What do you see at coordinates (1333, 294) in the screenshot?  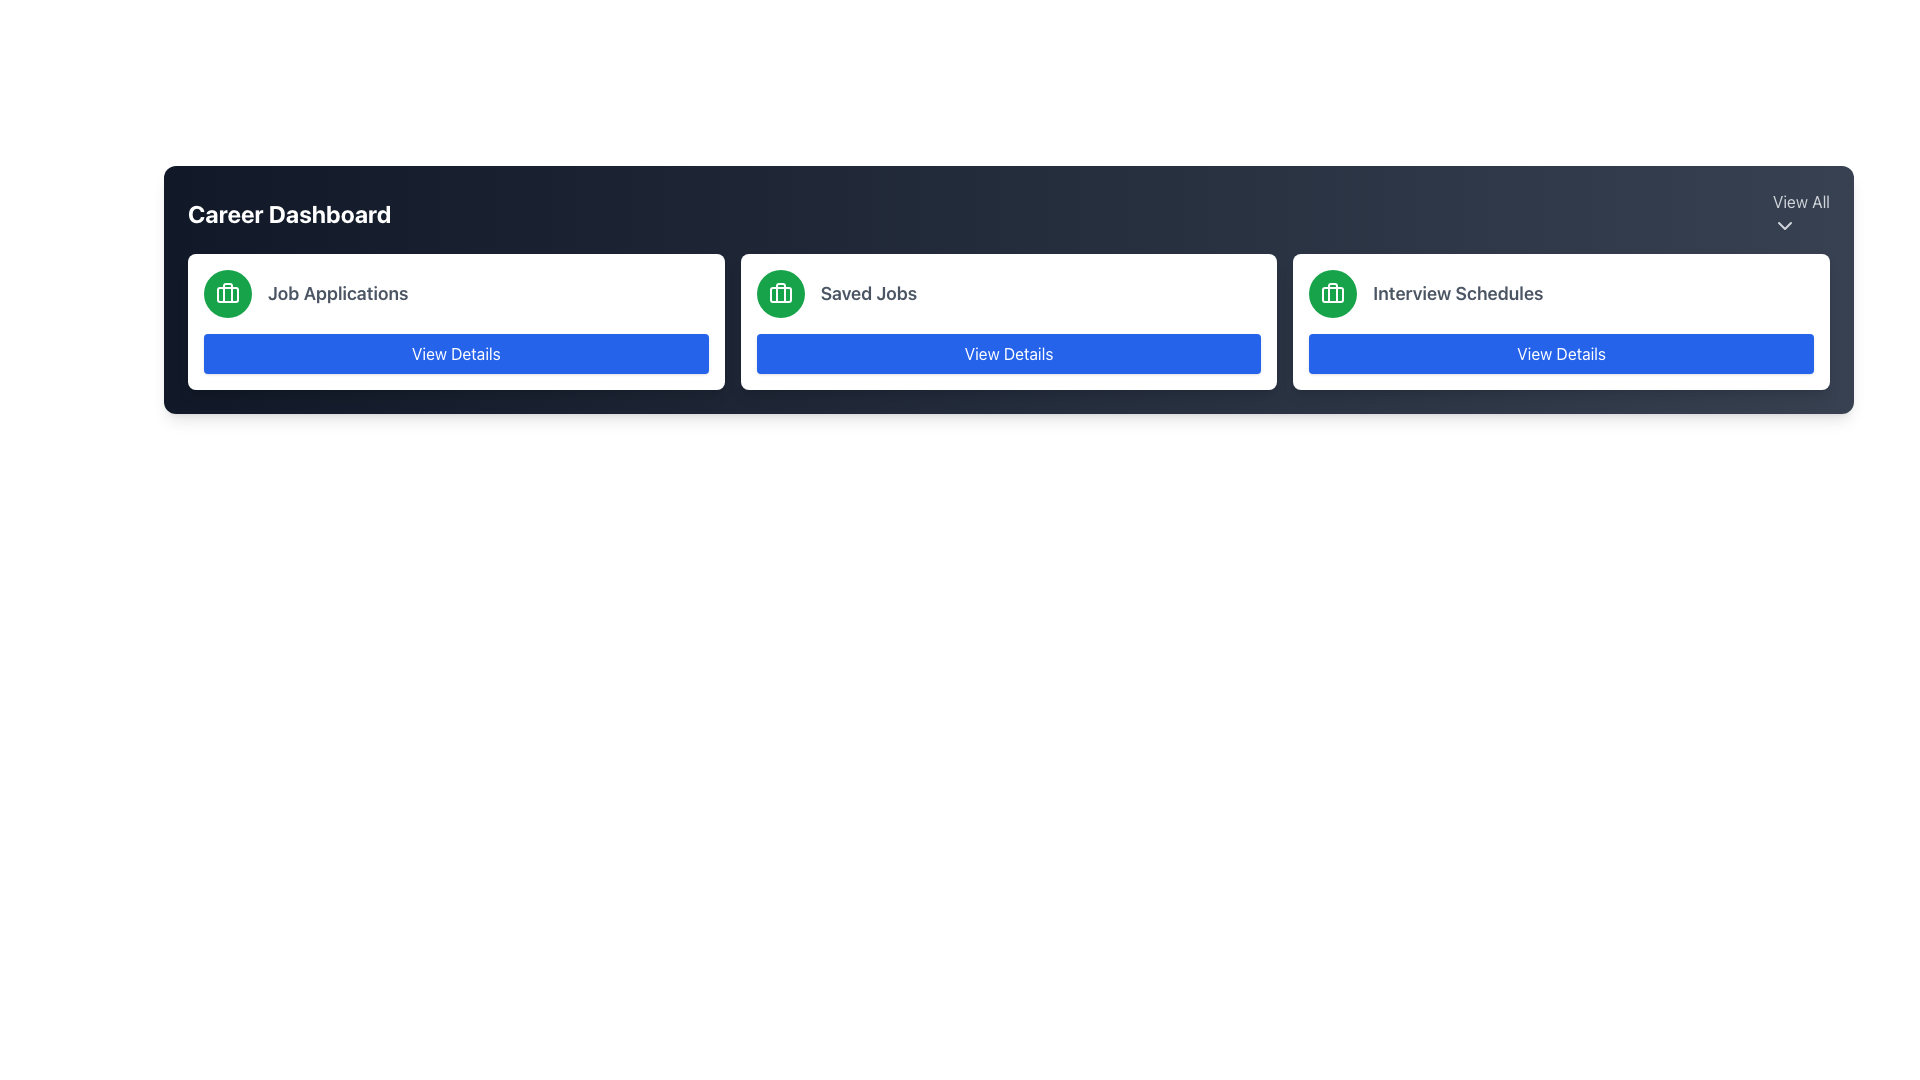 I see `and interact with the decorative subcomponent within the briefcase icon located` at bounding box center [1333, 294].